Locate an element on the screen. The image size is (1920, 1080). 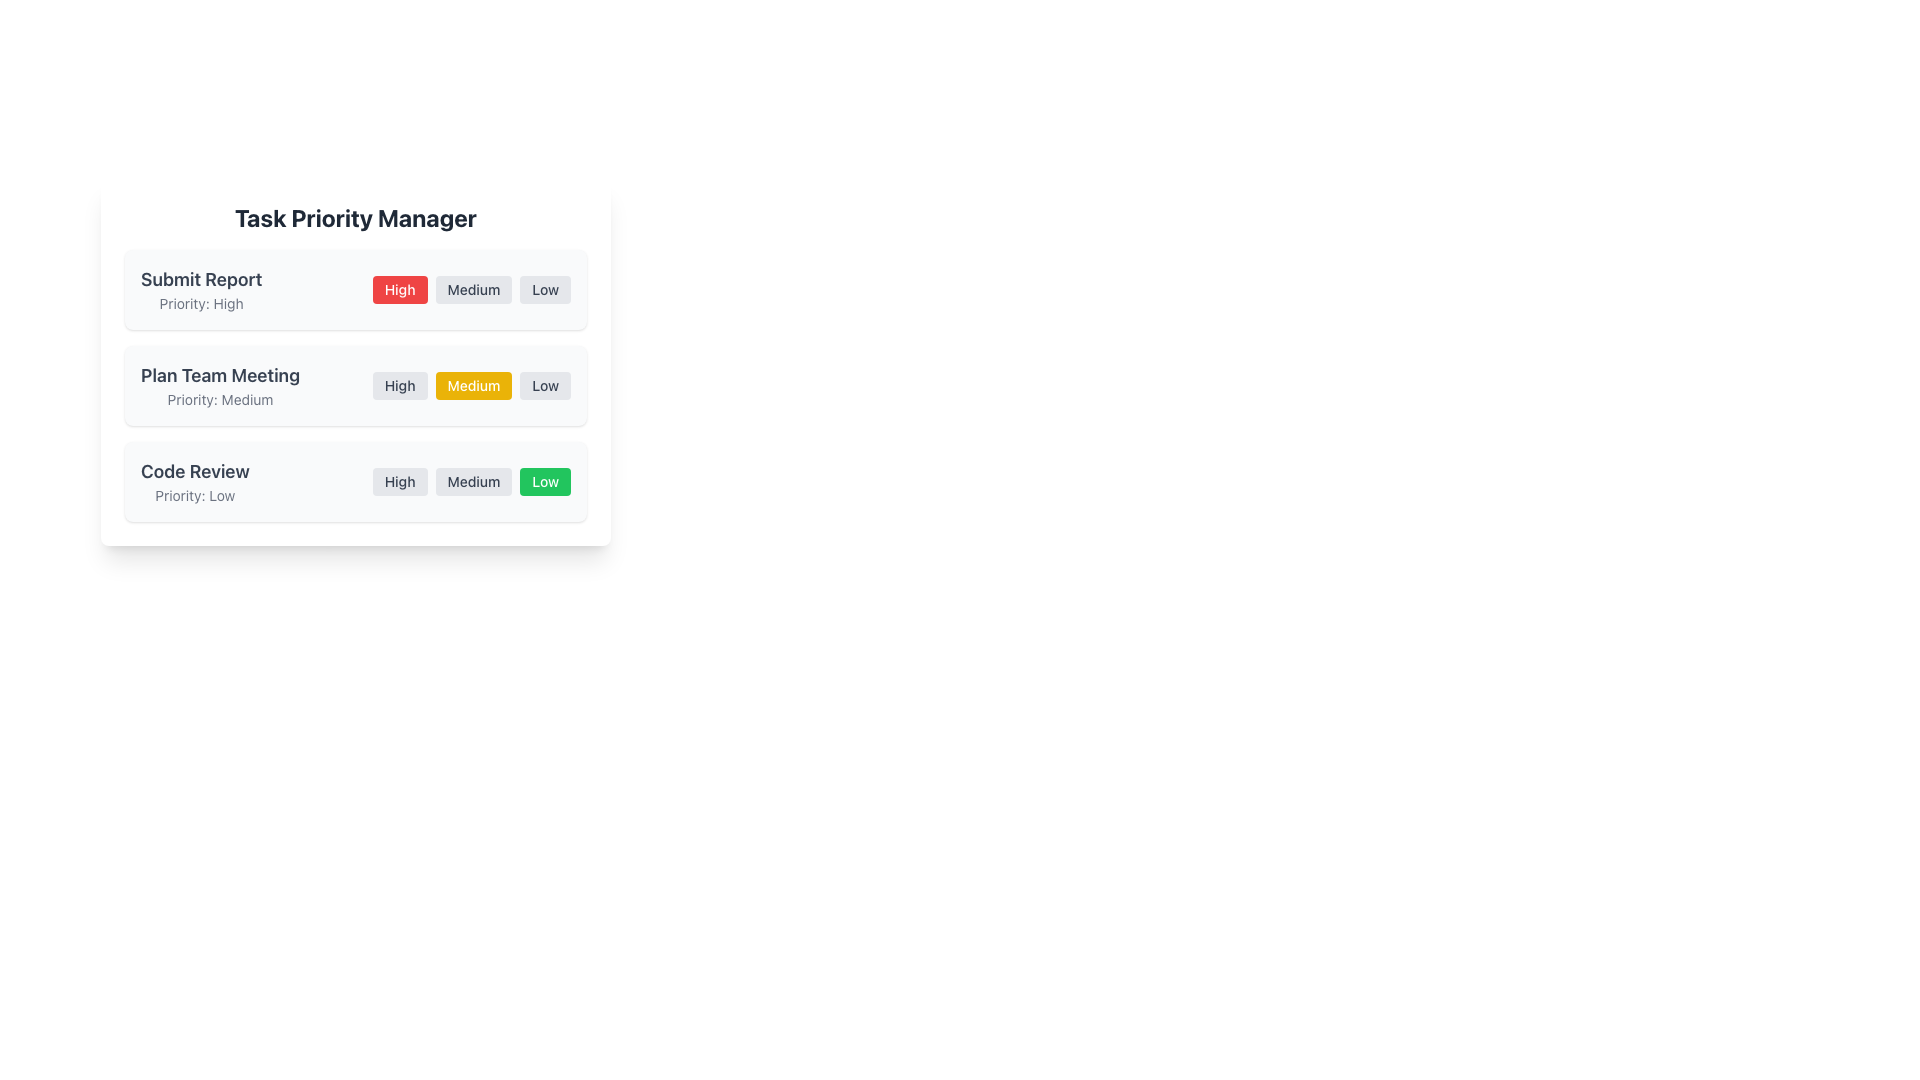
the bold, large title text 'Task Priority Manager' located at the top of the card component is located at coordinates (355, 218).